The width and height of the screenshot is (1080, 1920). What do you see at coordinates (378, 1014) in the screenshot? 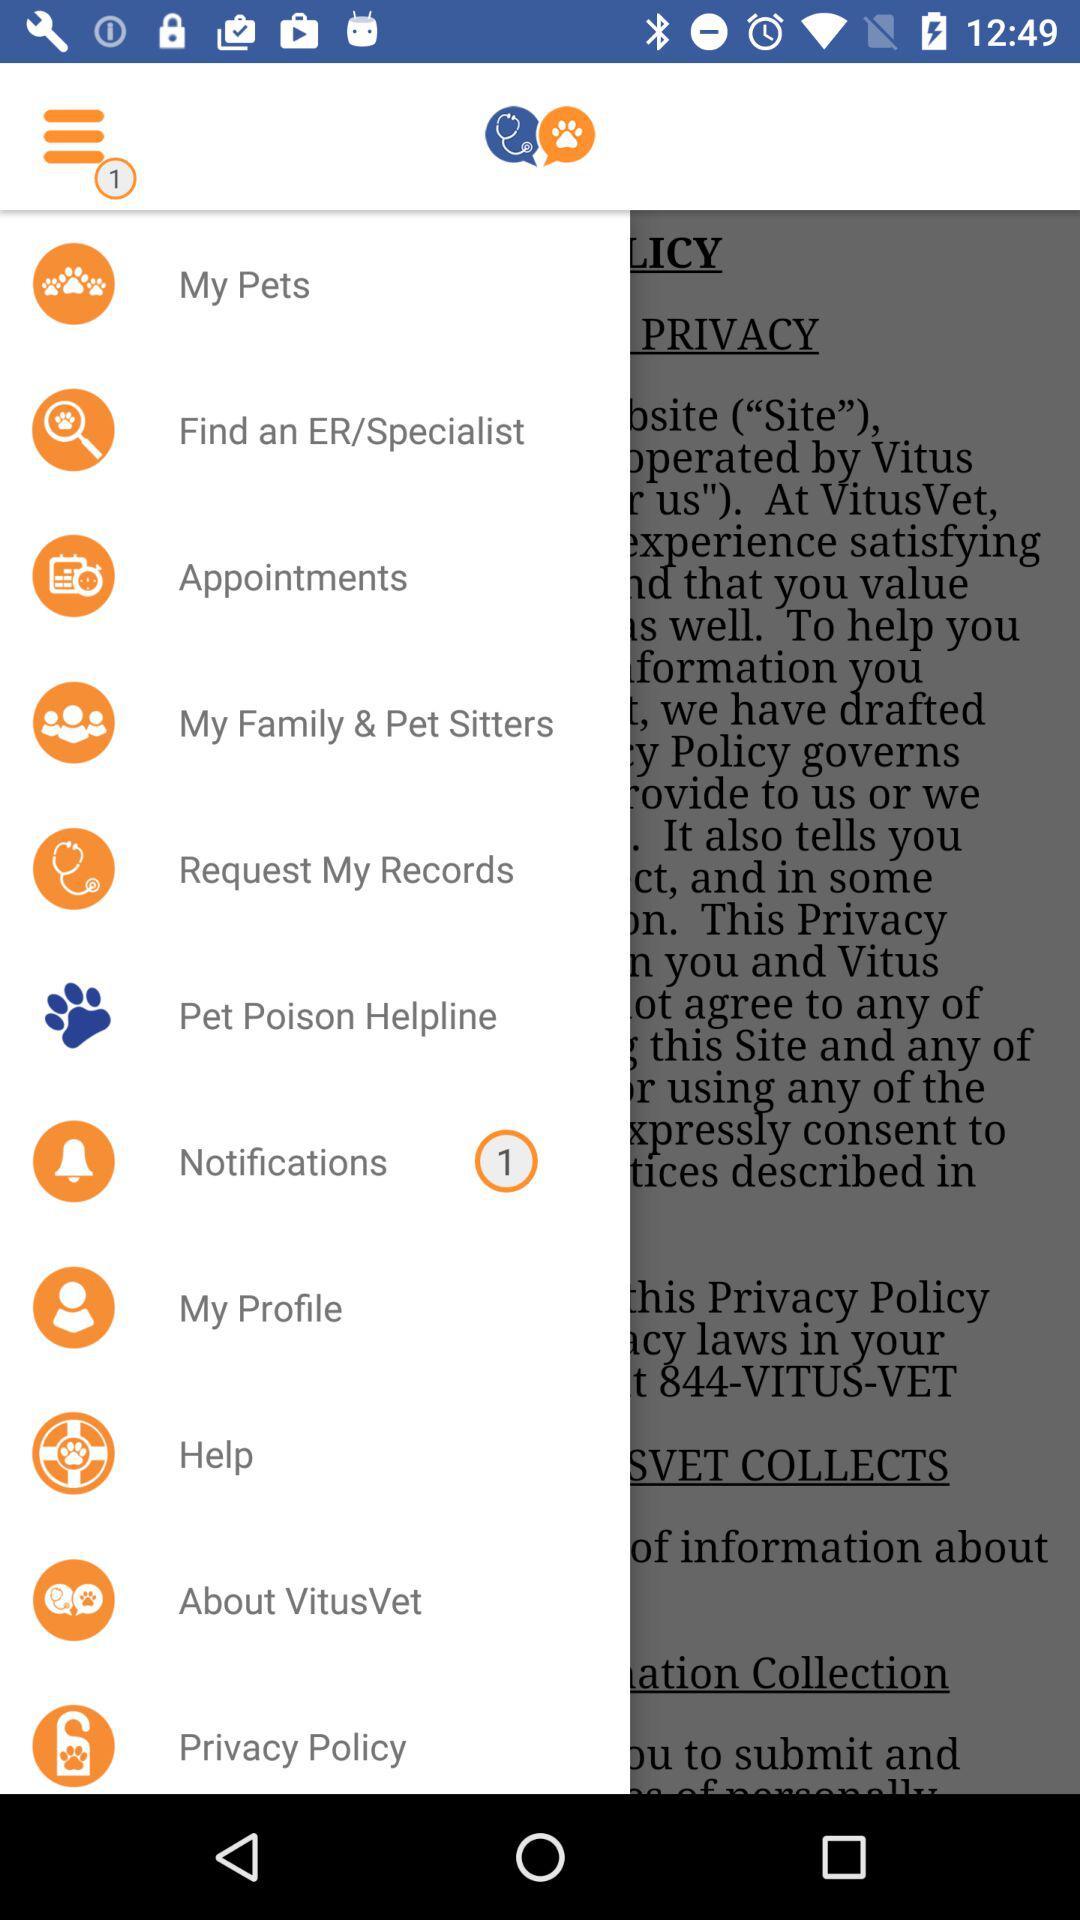
I see `pet poison helpline` at bounding box center [378, 1014].